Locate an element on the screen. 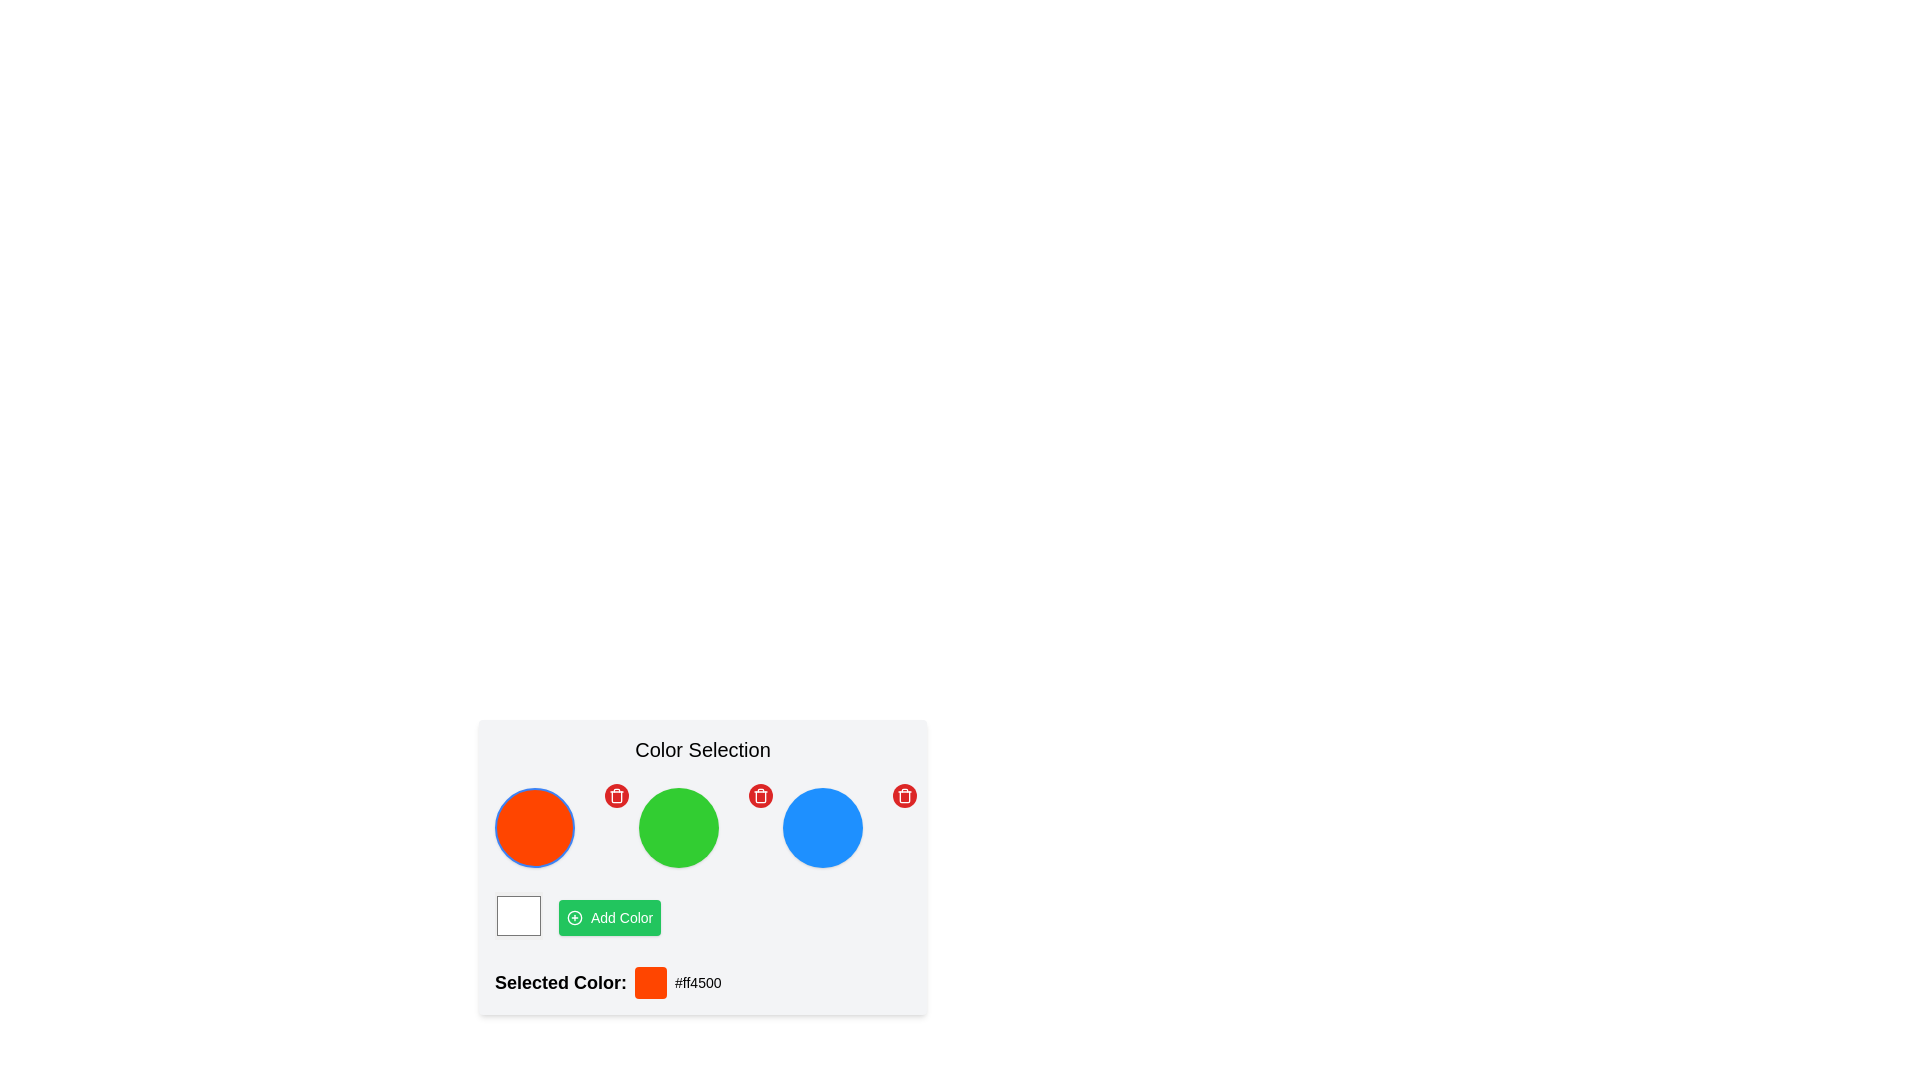 This screenshot has width=1920, height=1080. the bold and large 'Selected Color:' label located in the lower section of the color selection interface, positioned to the left of the color preview box and hexadecimal color code text is located at coordinates (560, 982).